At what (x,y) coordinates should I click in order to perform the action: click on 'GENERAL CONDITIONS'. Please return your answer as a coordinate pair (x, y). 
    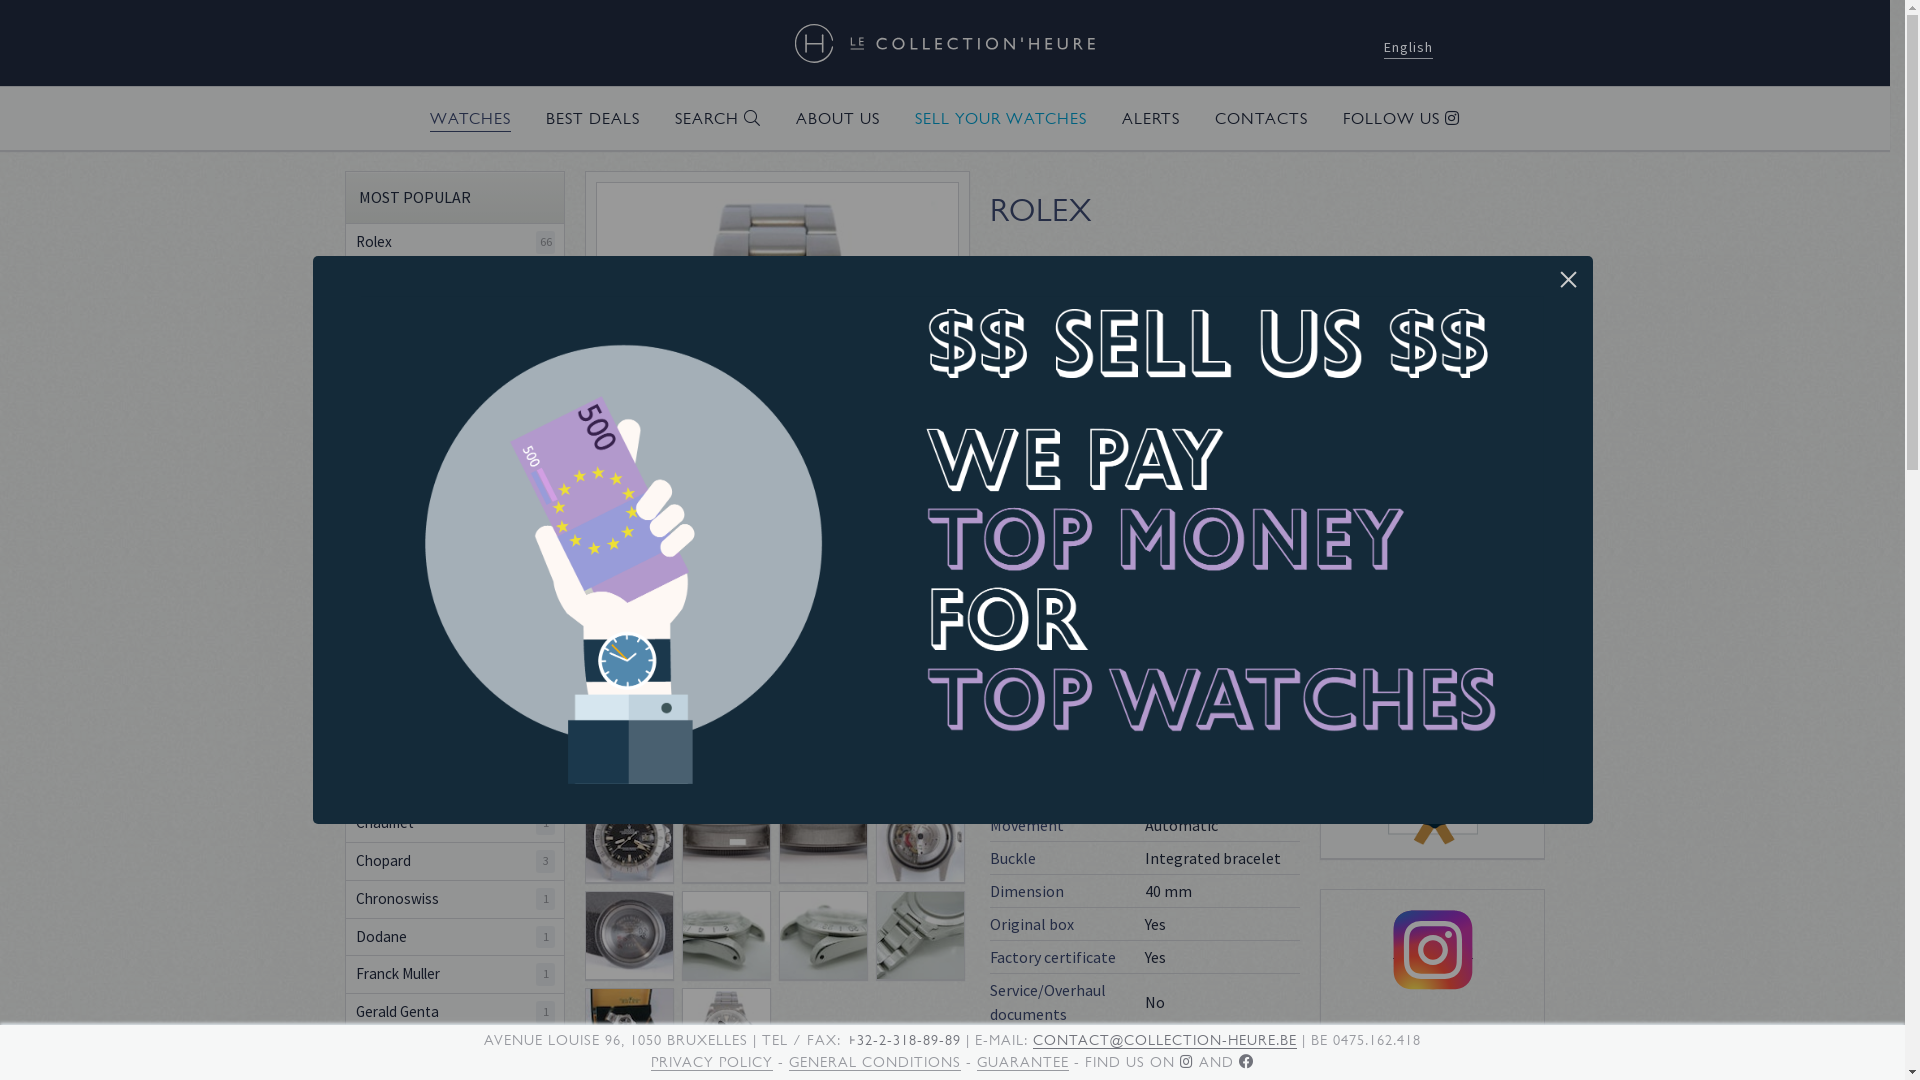
    Looking at the image, I should click on (787, 1061).